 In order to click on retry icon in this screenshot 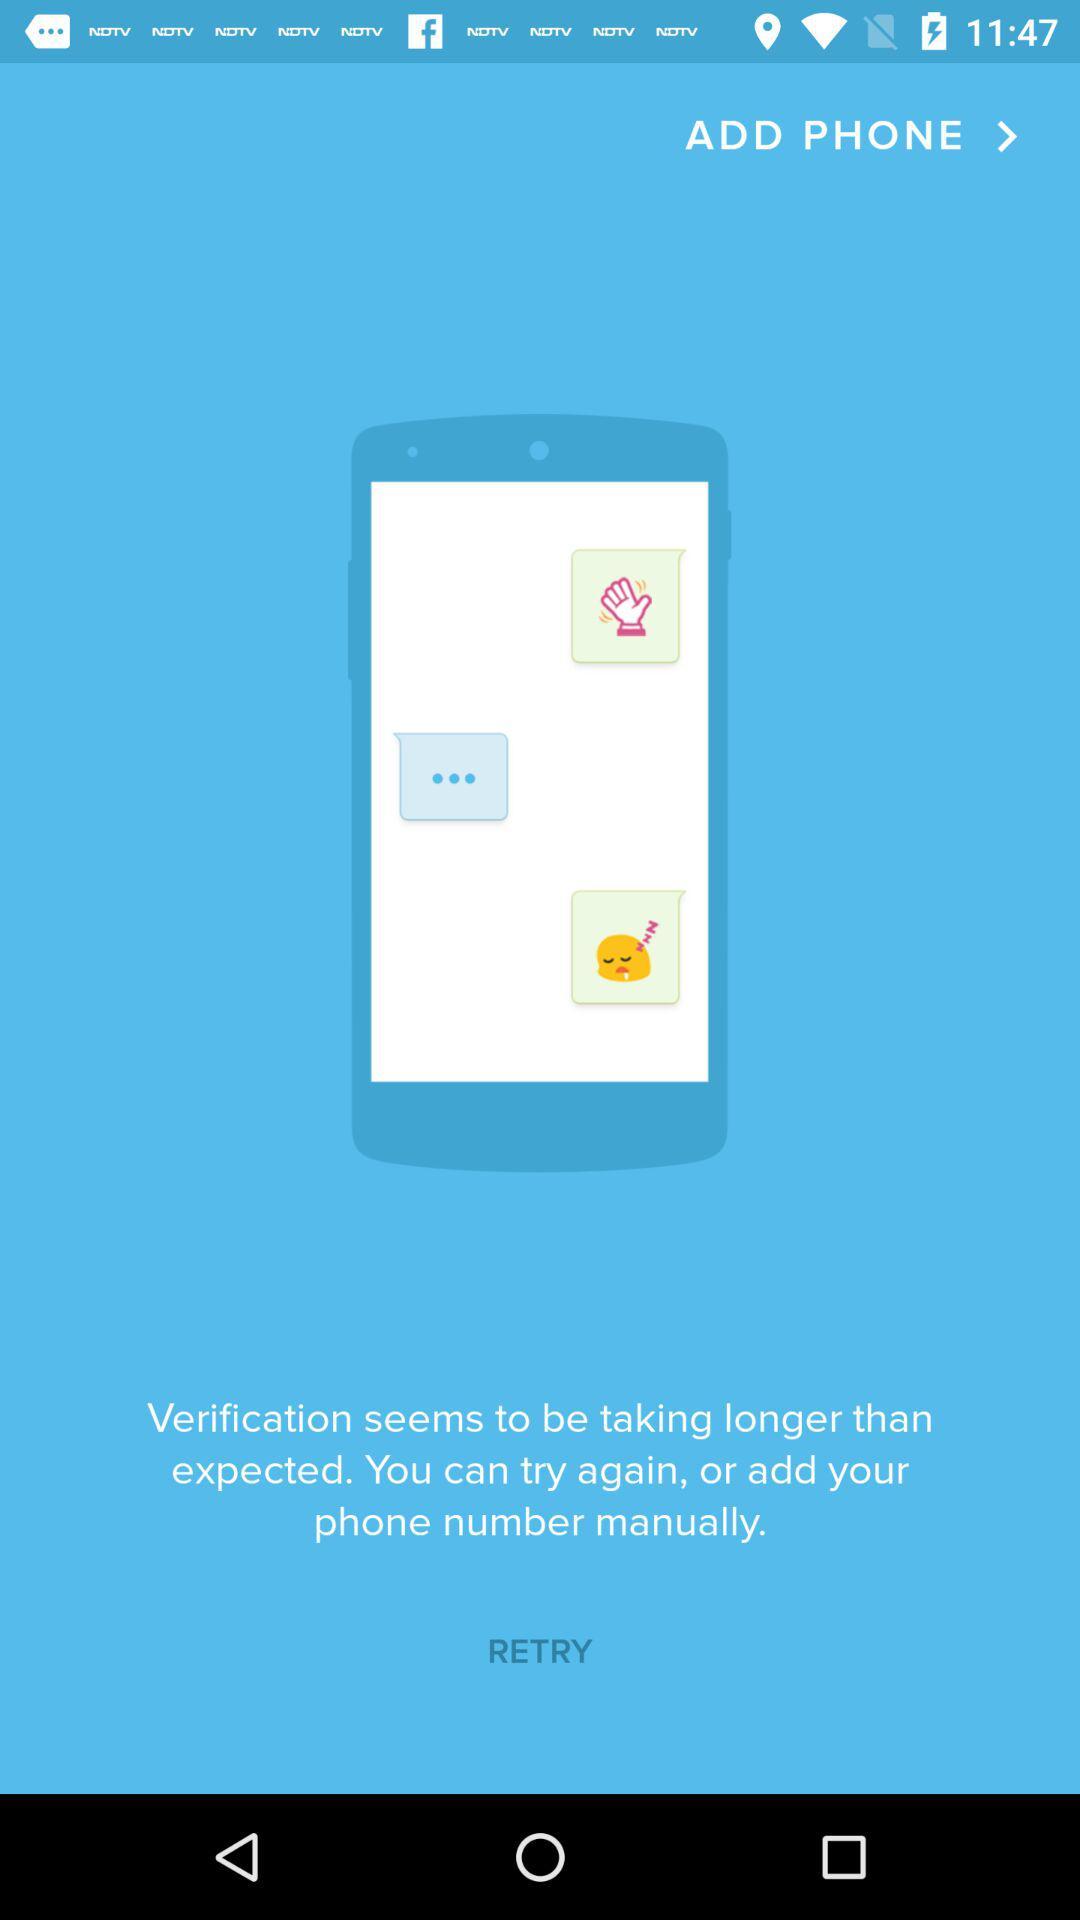, I will do `click(540, 1652)`.